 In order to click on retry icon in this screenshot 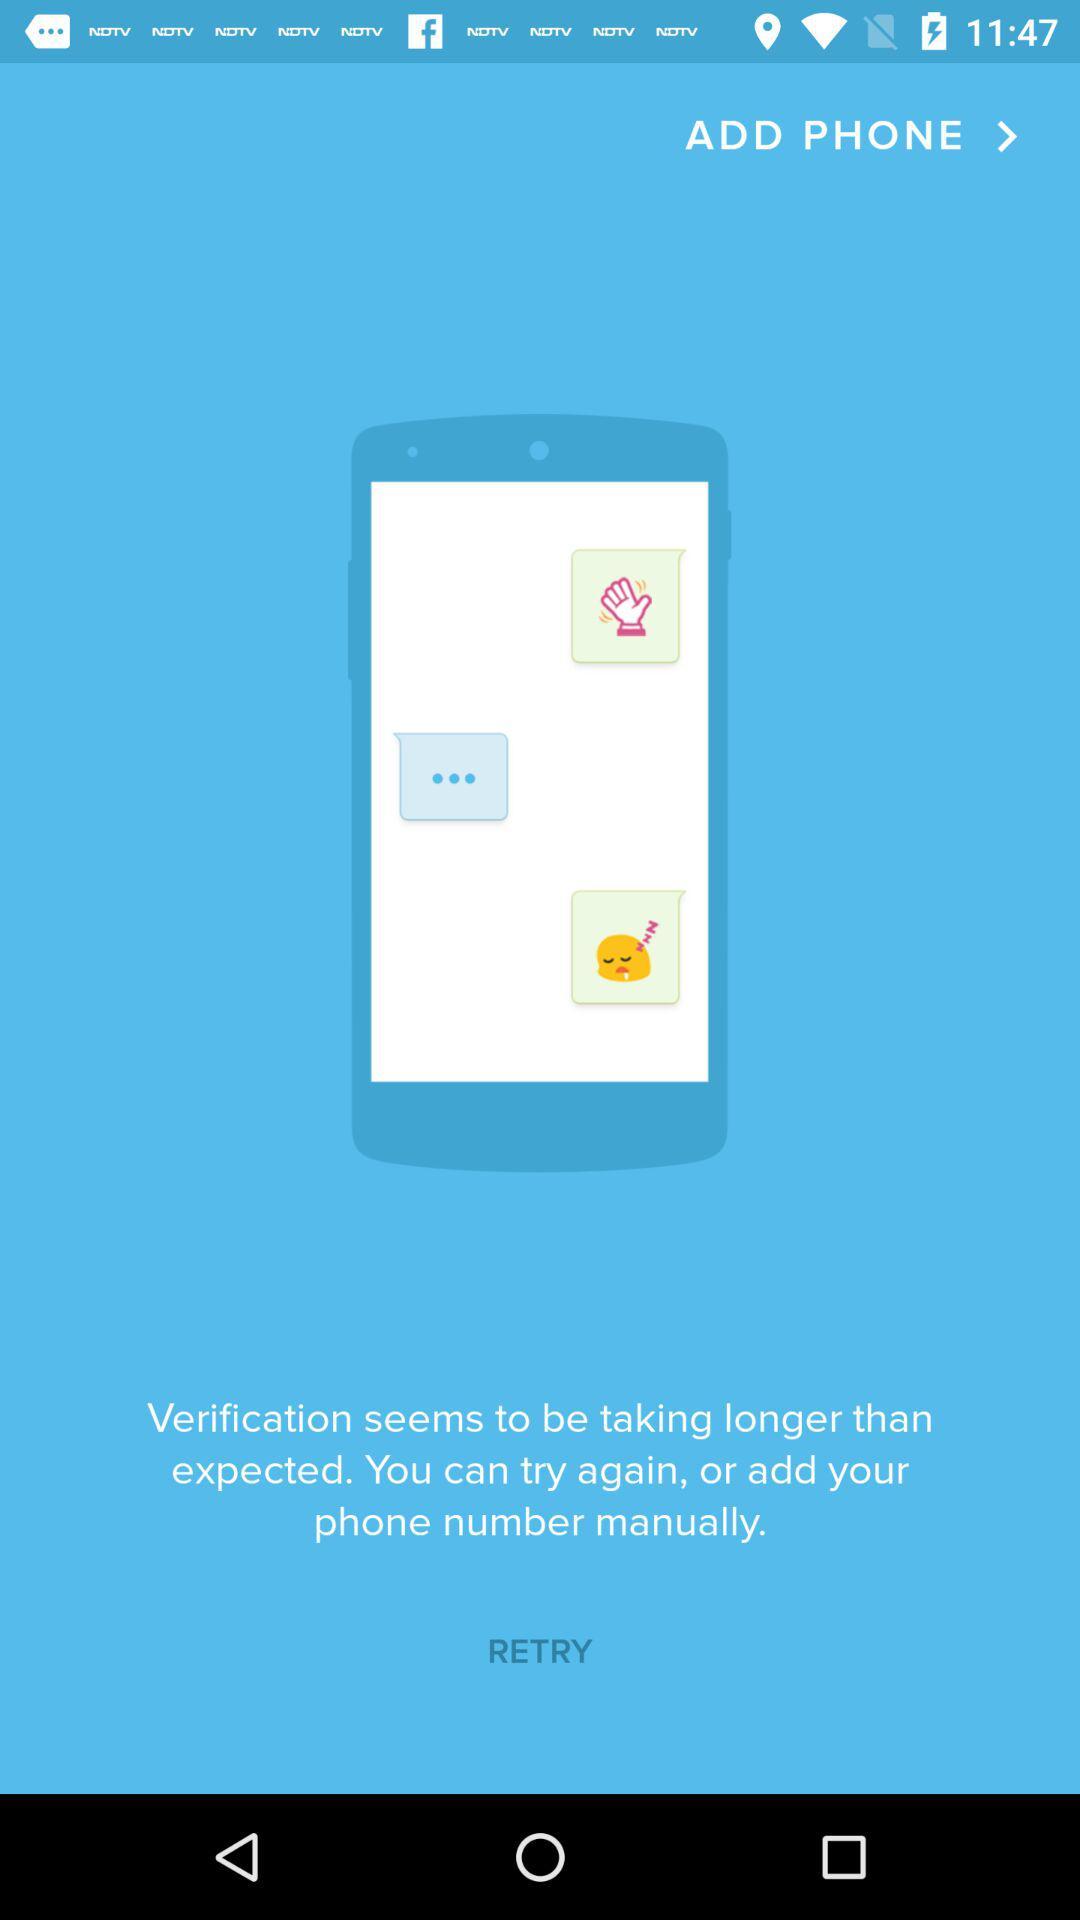, I will do `click(540, 1652)`.